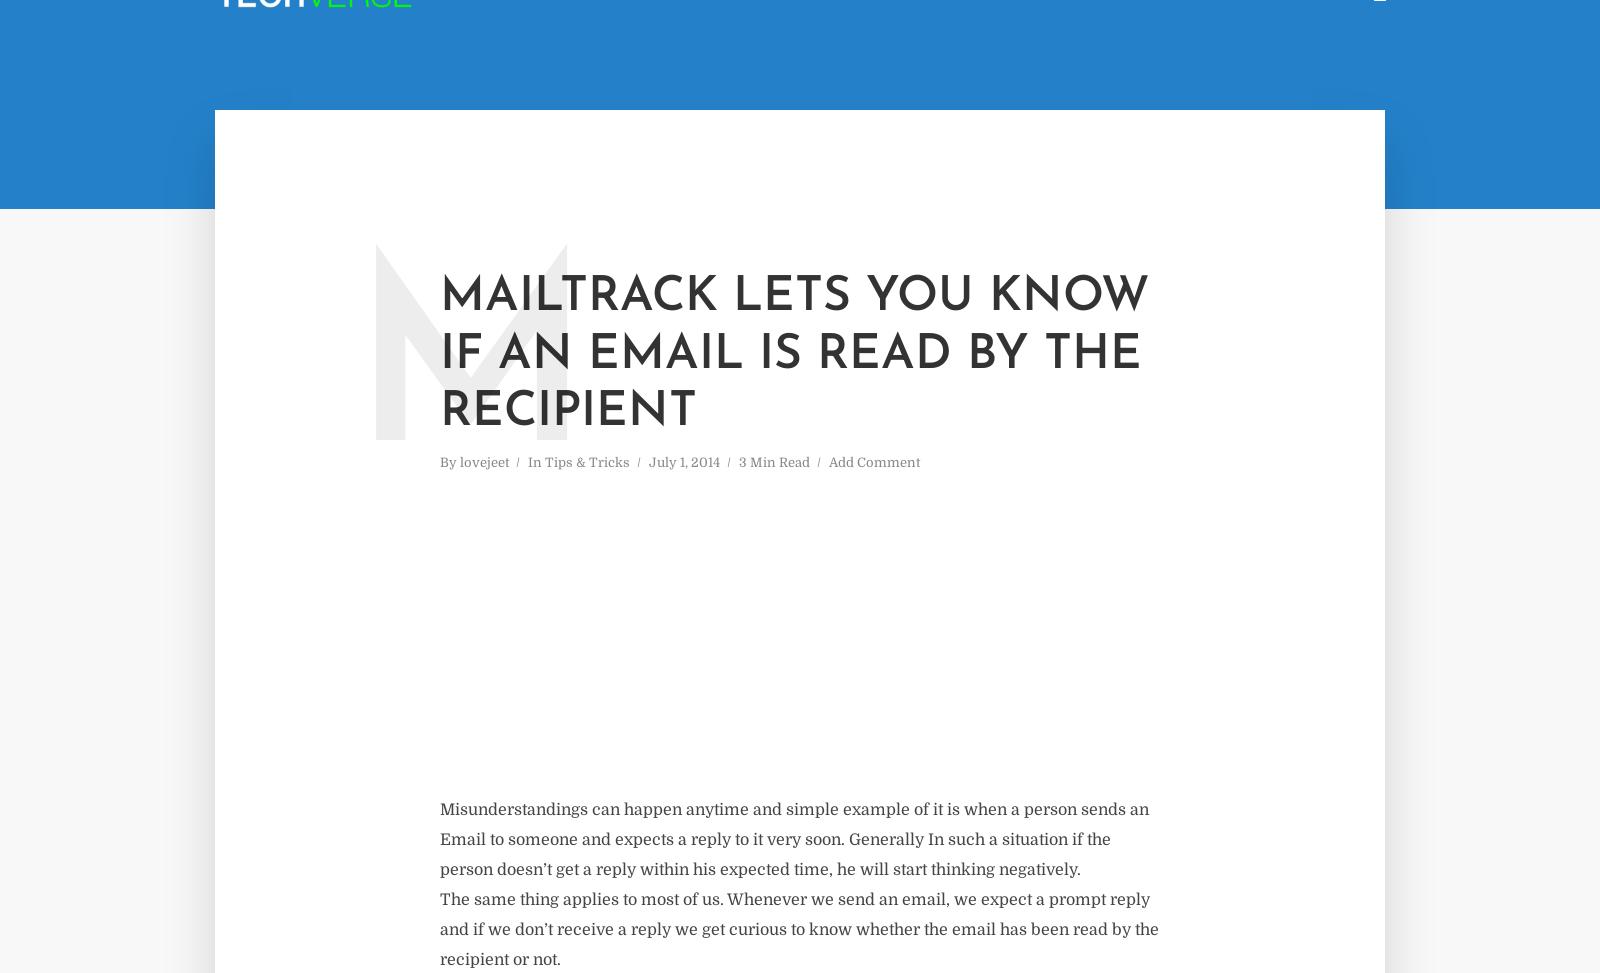 Image resolution: width=1600 pixels, height=973 pixels. Describe the element at coordinates (1162, 56) in the screenshot. I see `'Post'` at that location.